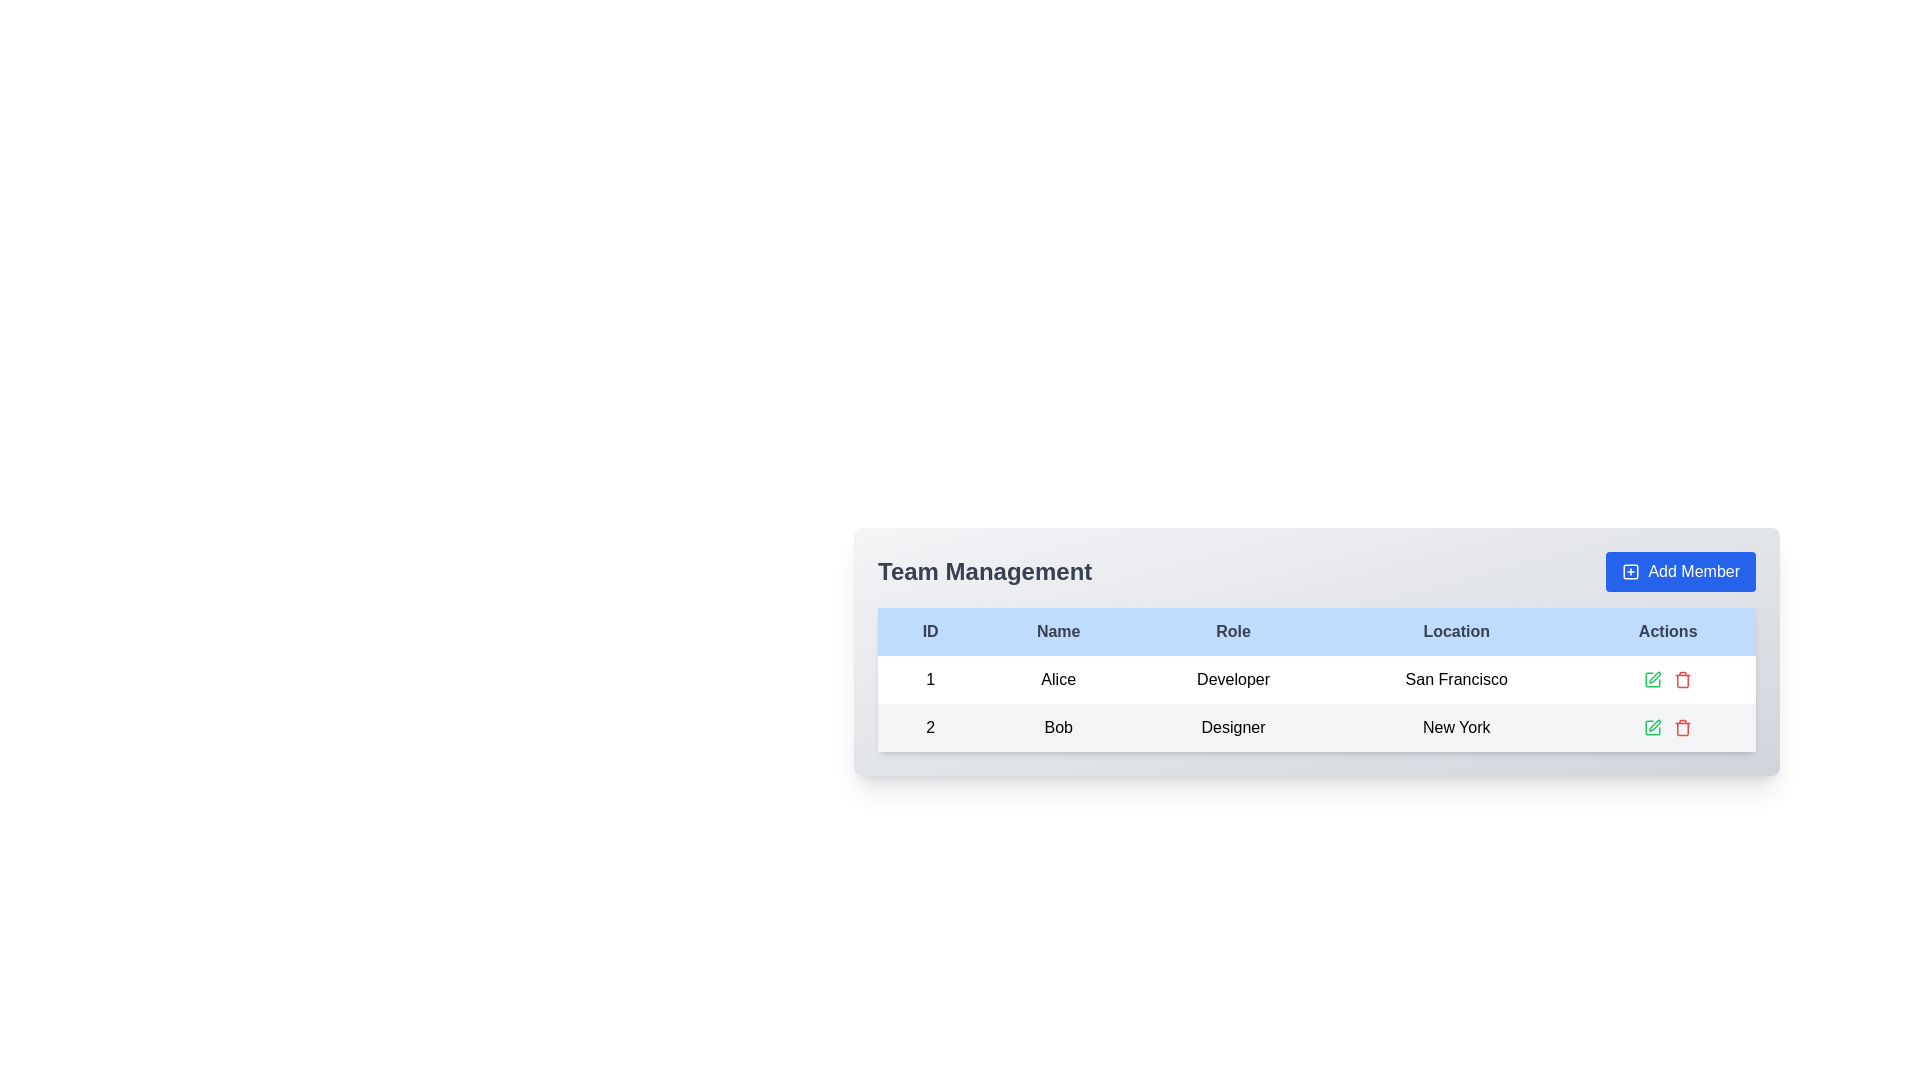  Describe the element at coordinates (1653, 728) in the screenshot. I see `the edit icon in the 'Actions' column of the second row for user 'Bob' to initiate editing features` at that location.